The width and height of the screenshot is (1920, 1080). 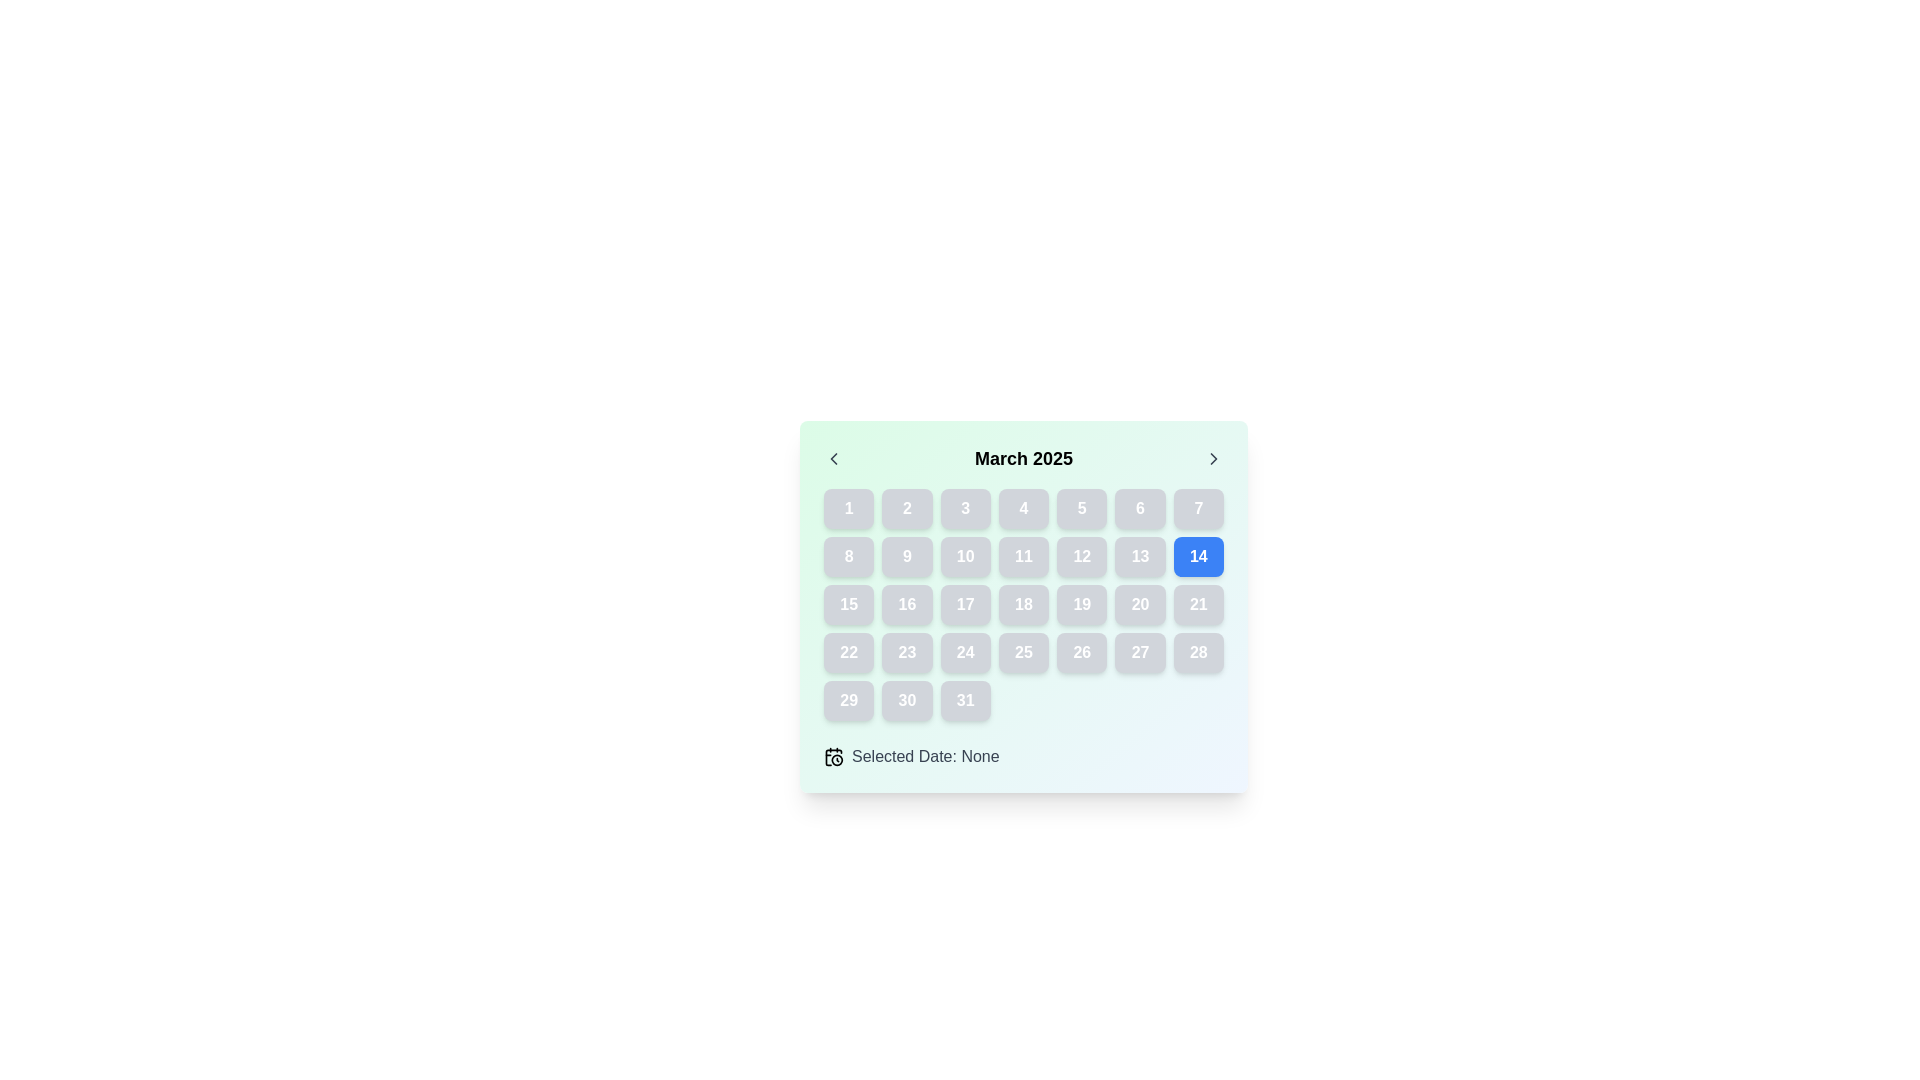 What do you see at coordinates (1023, 604) in the screenshot?
I see `the button labeled '18' with a soft gray background and rounded corners in the fourth row and fourth column of the calendar grid` at bounding box center [1023, 604].